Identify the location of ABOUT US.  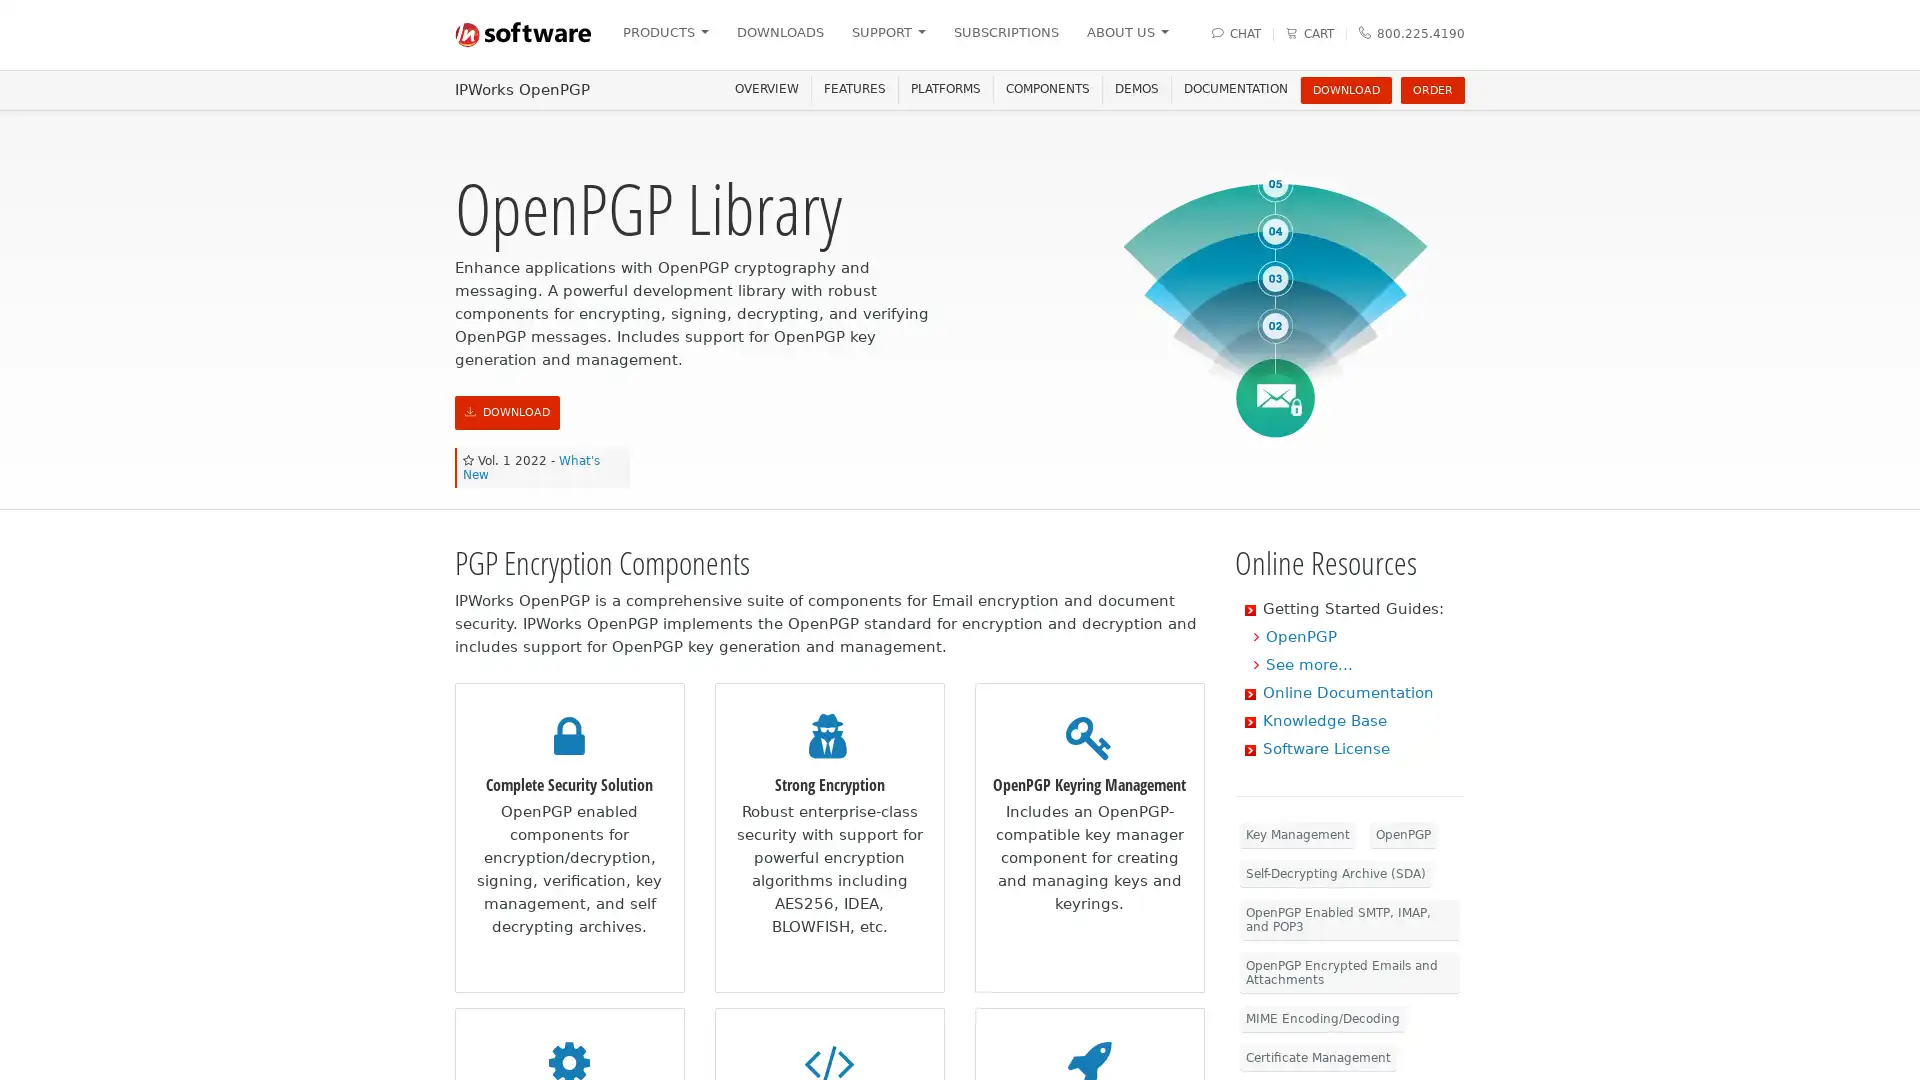
(1127, 32).